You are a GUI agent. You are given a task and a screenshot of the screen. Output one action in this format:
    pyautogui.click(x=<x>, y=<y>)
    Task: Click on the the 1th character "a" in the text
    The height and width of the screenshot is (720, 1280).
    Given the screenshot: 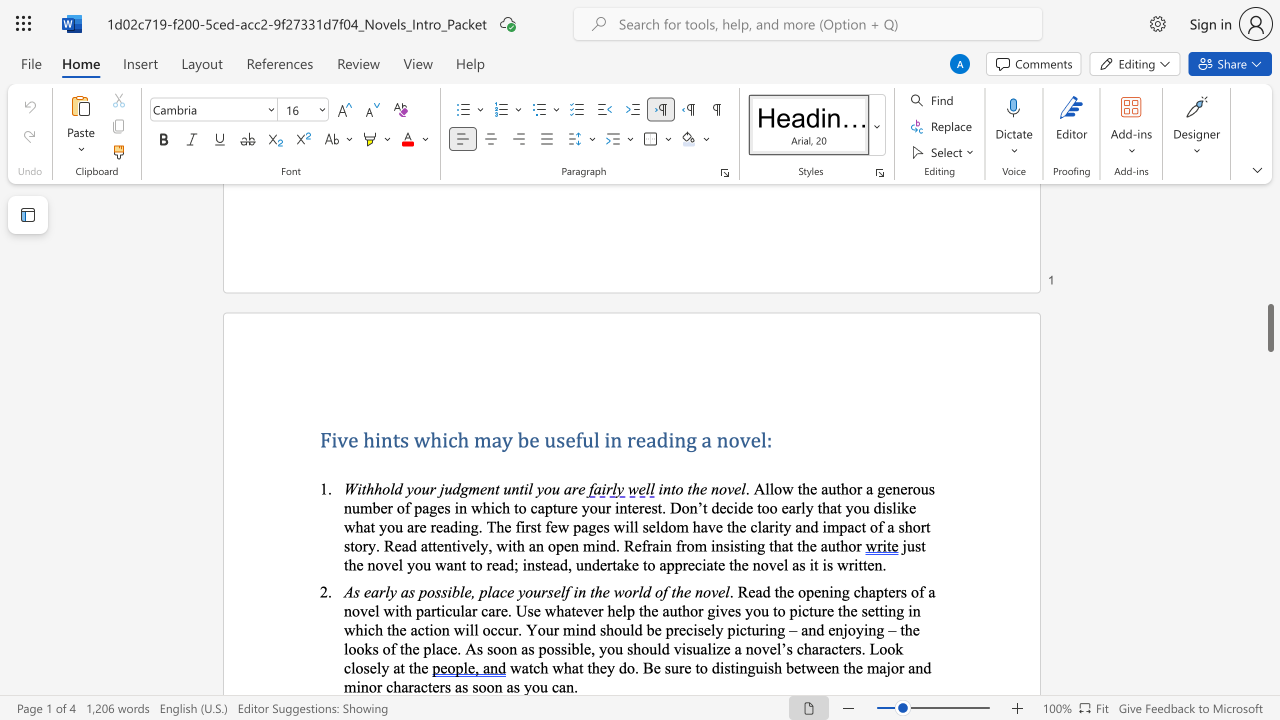 What is the action you would take?
    pyautogui.click(x=566, y=488)
    